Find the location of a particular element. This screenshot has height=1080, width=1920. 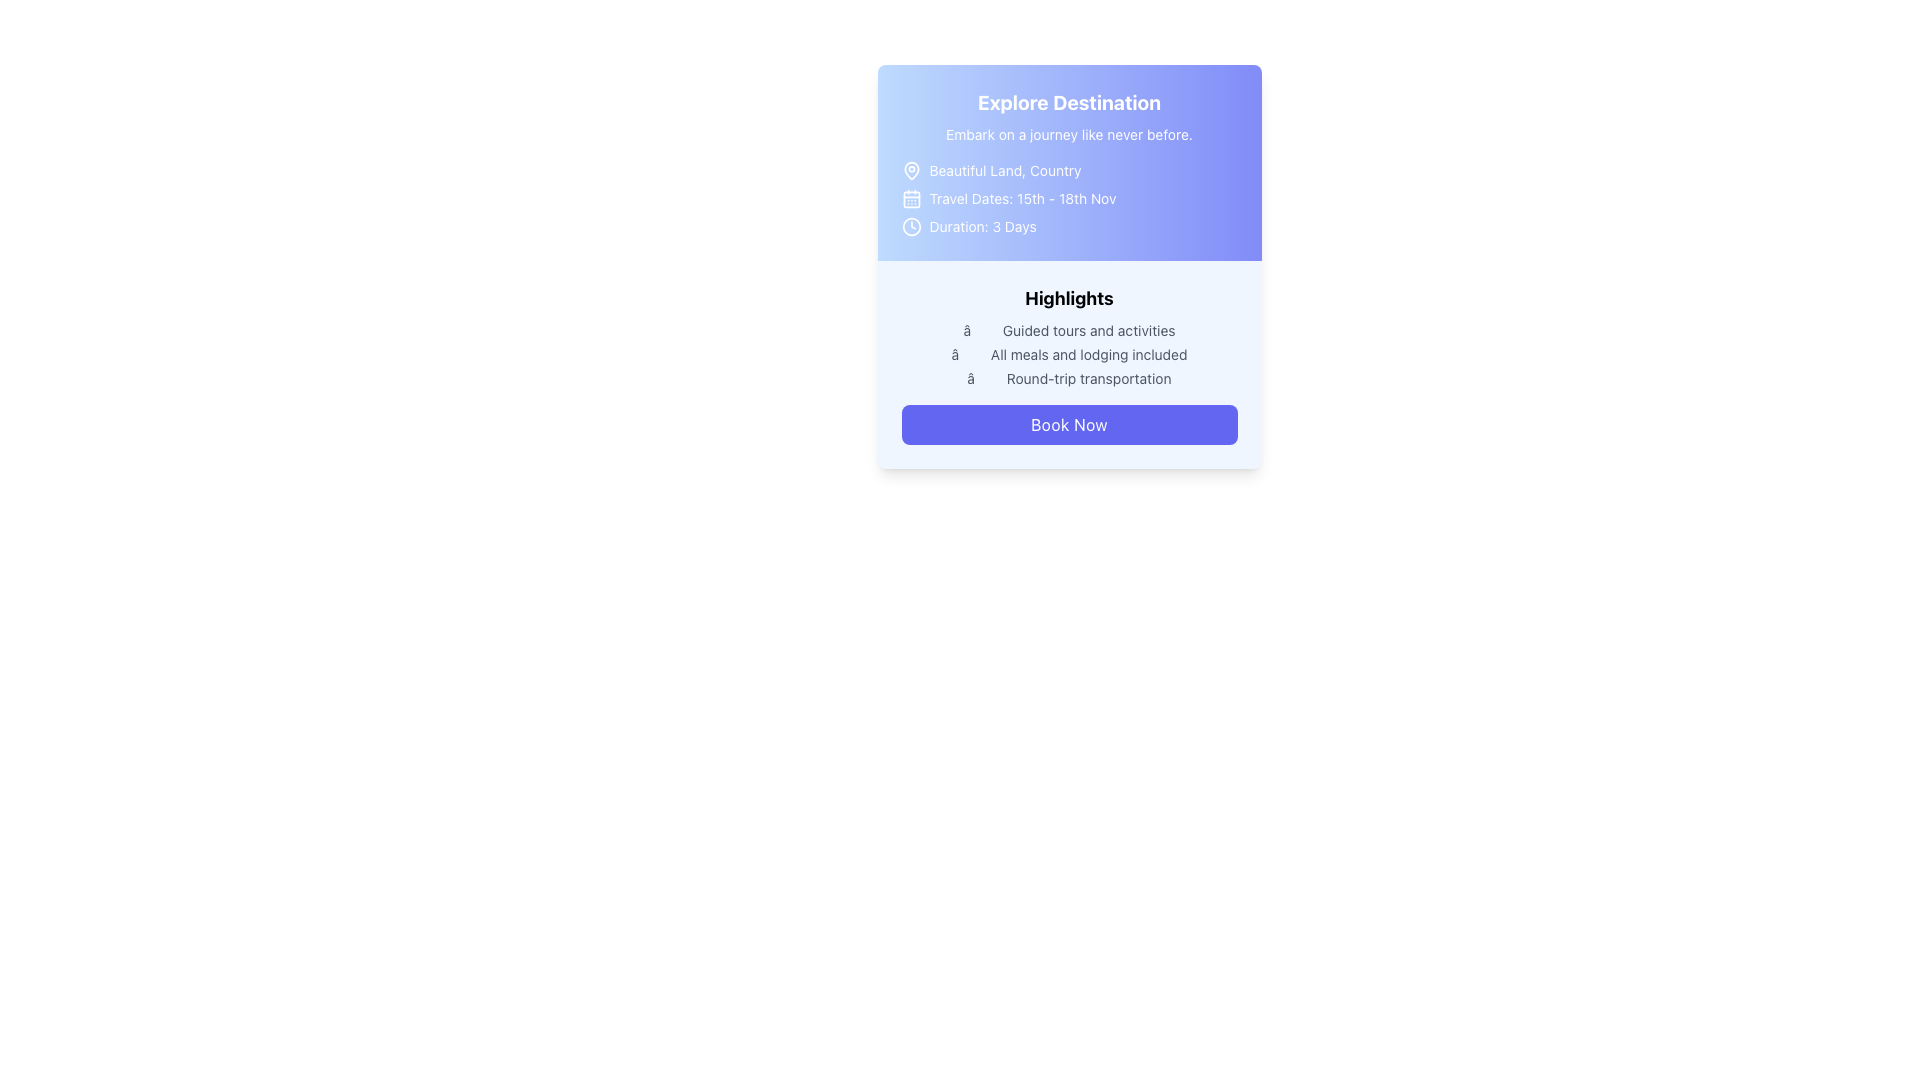

the SVG circle located at the center of the clock icon within the travel information card, which is the third visual indicator in the list is located at coordinates (910, 226).